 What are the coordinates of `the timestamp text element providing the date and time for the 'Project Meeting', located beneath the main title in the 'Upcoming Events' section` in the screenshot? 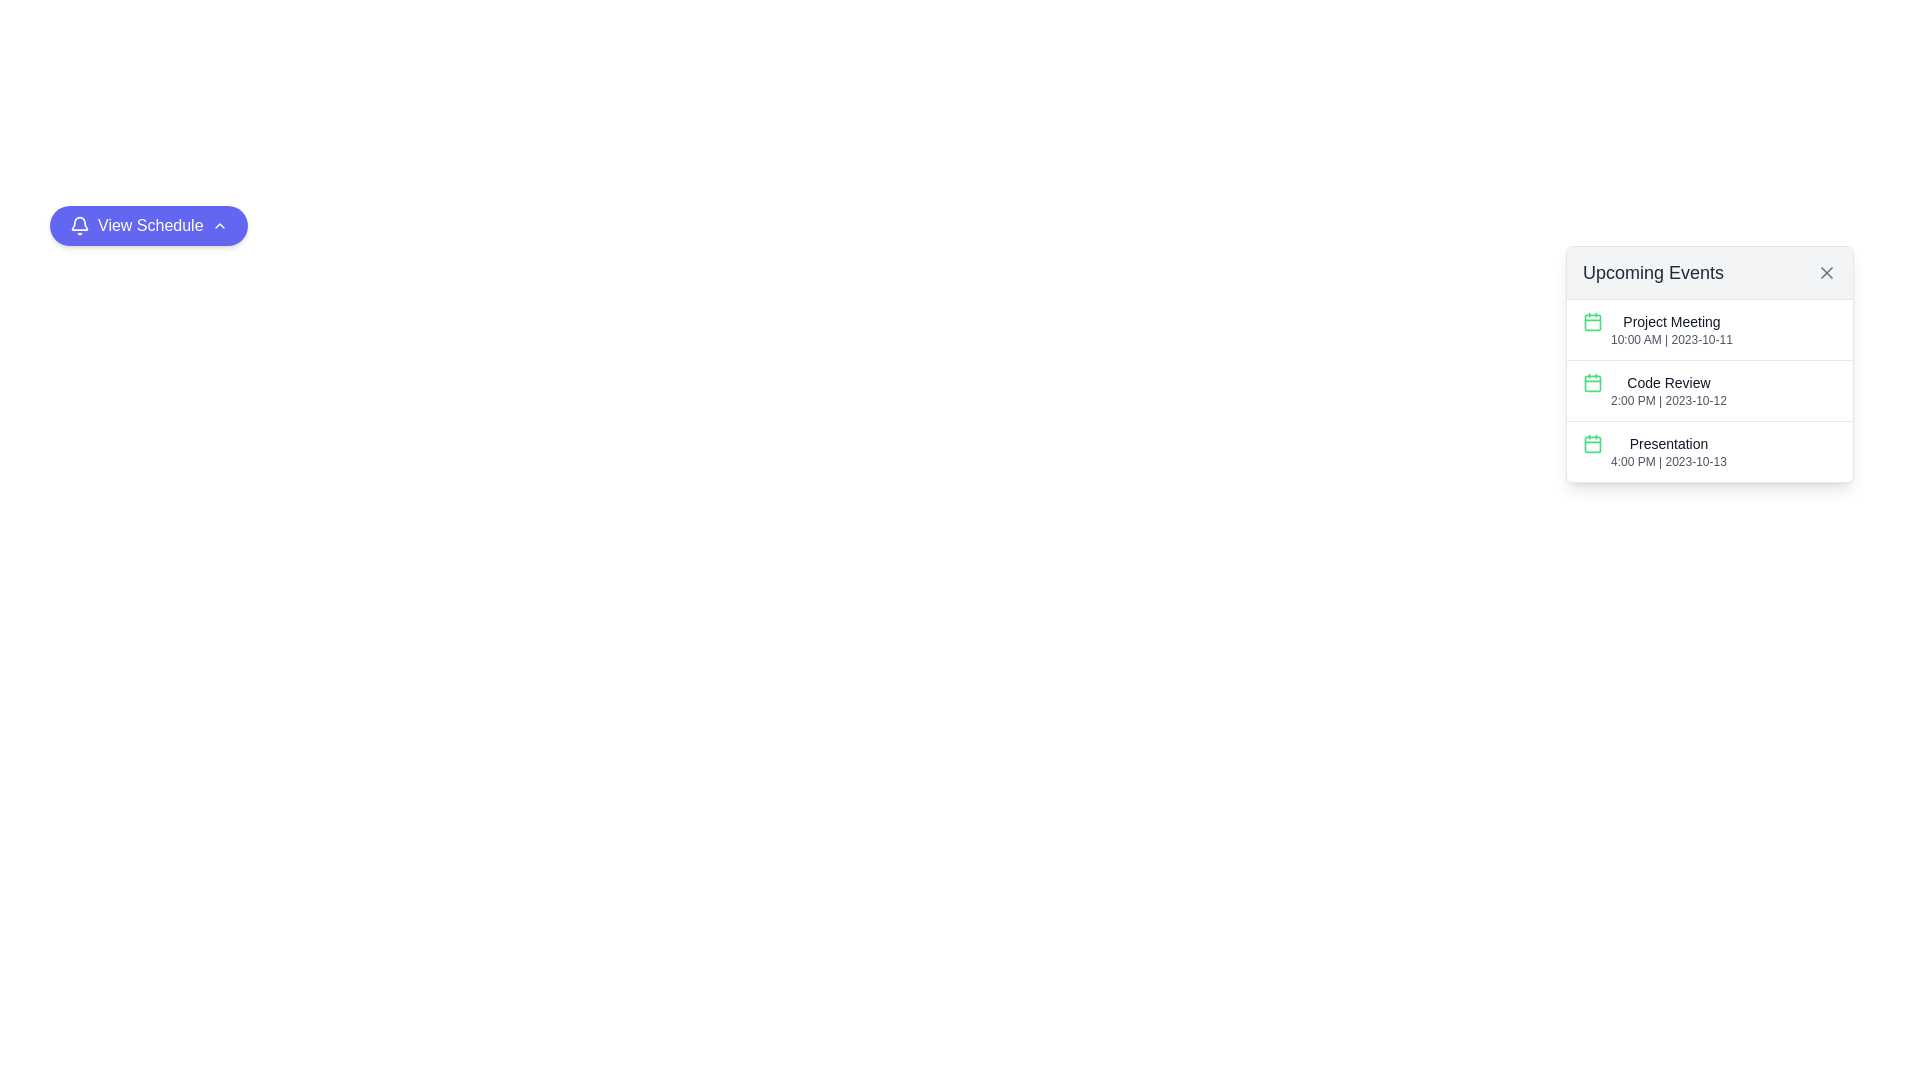 It's located at (1671, 338).